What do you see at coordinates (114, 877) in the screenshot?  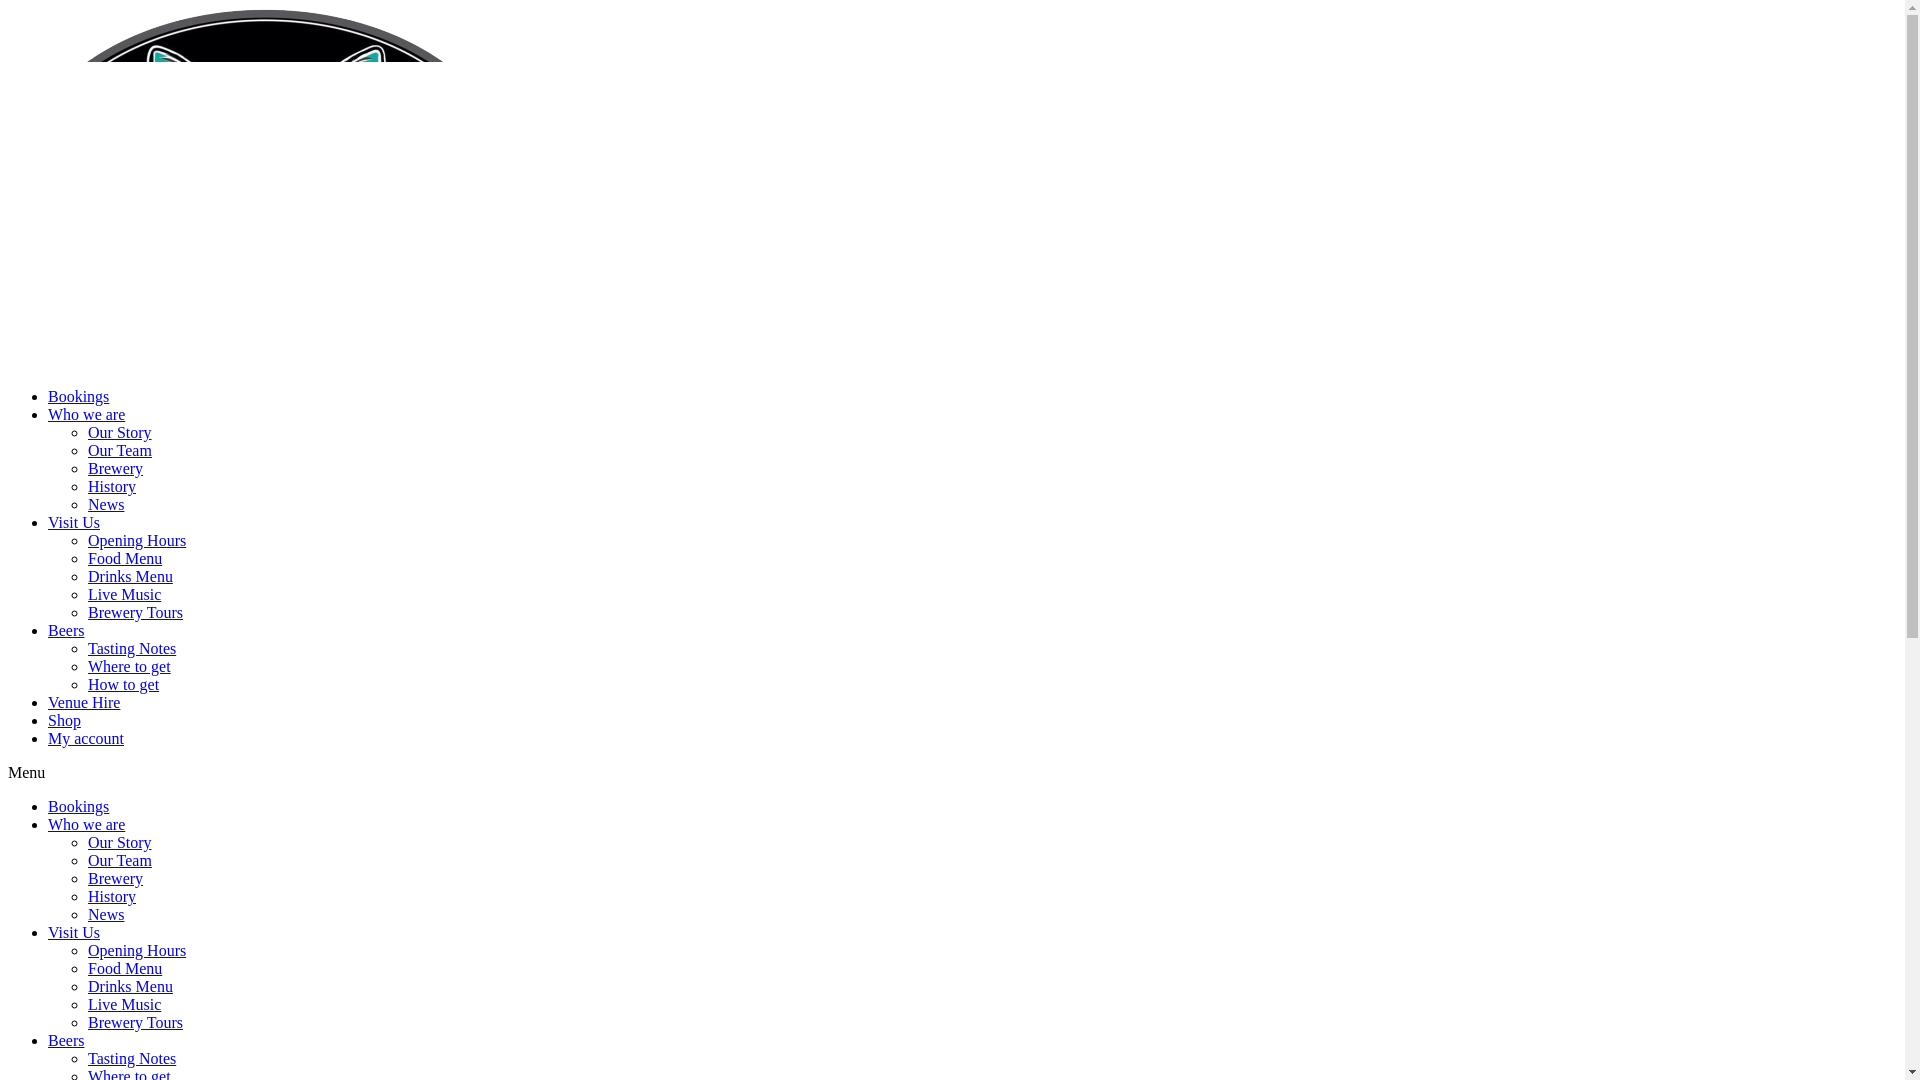 I see `'Brewery'` at bounding box center [114, 877].